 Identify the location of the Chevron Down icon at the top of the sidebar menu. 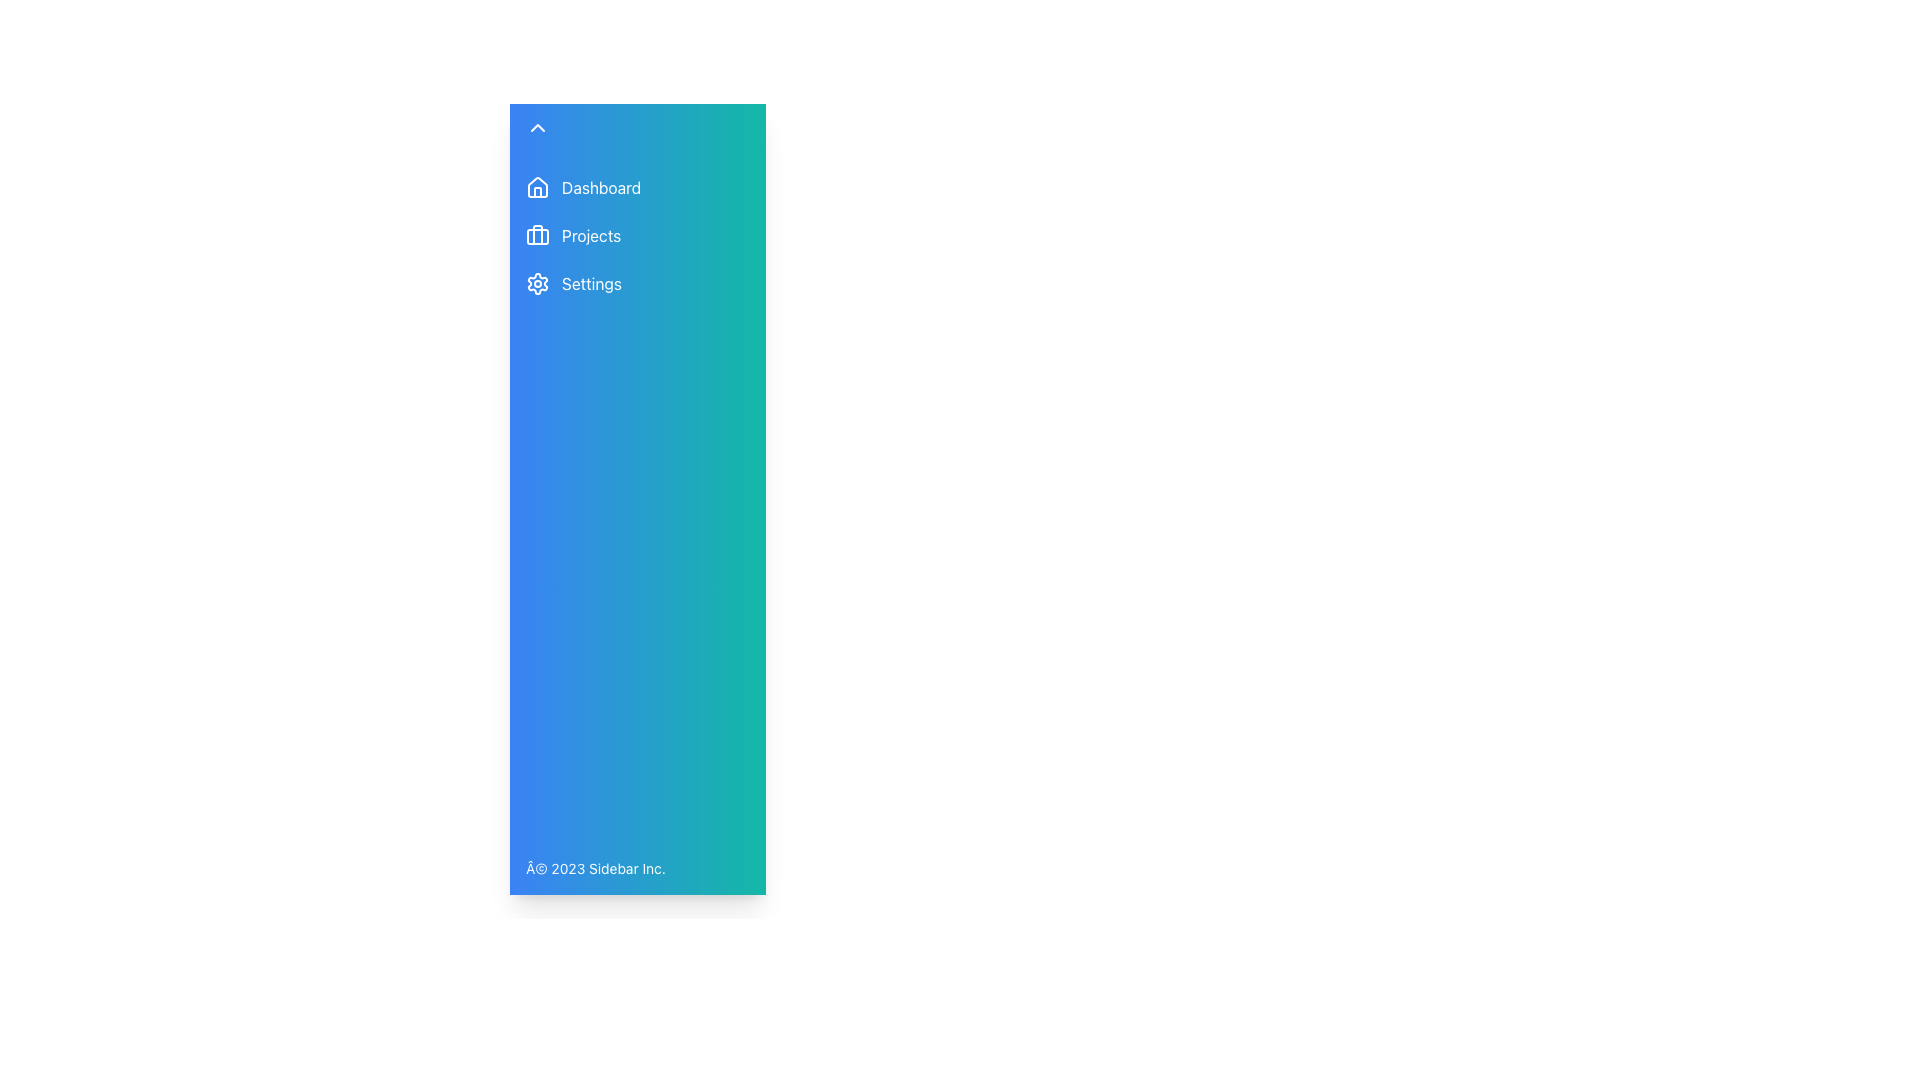
(537, 127).